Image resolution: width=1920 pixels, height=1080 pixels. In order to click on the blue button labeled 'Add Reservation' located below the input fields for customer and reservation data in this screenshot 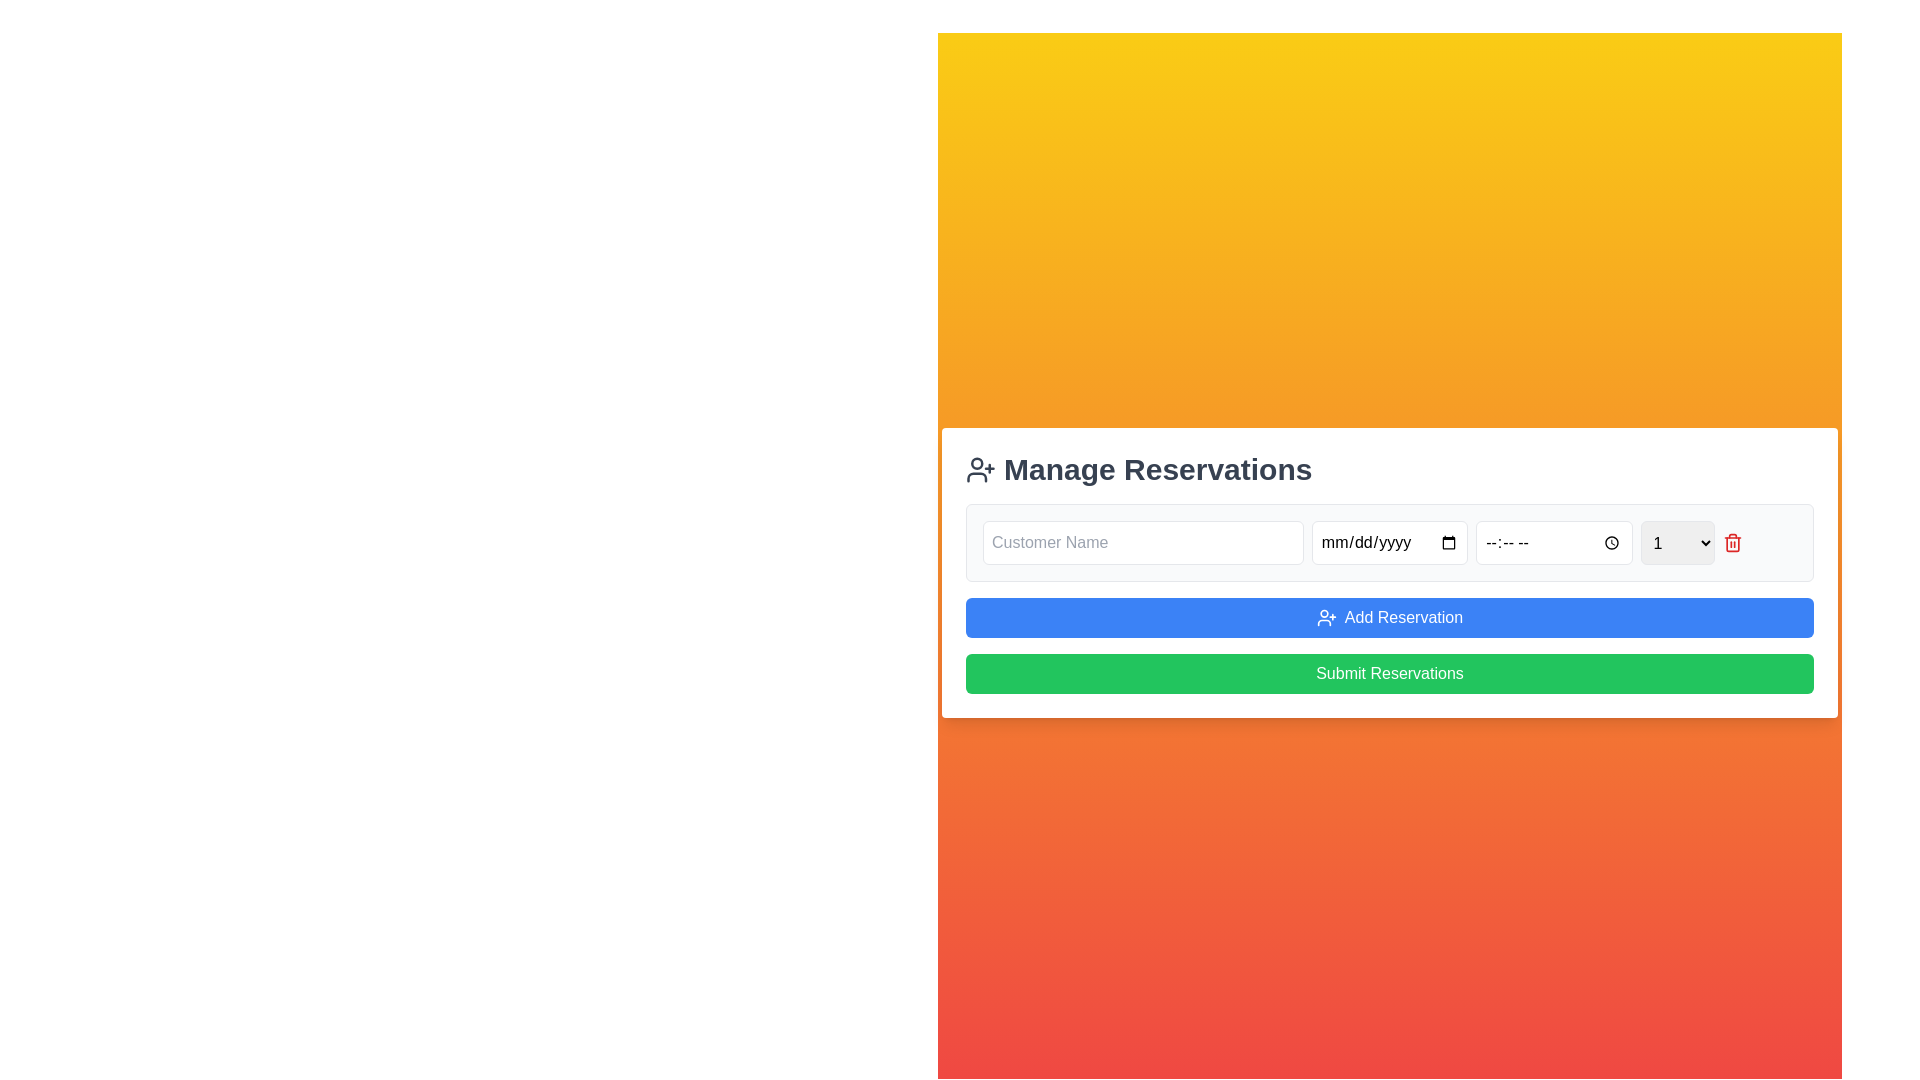, I will do `click(1389, 597)`.